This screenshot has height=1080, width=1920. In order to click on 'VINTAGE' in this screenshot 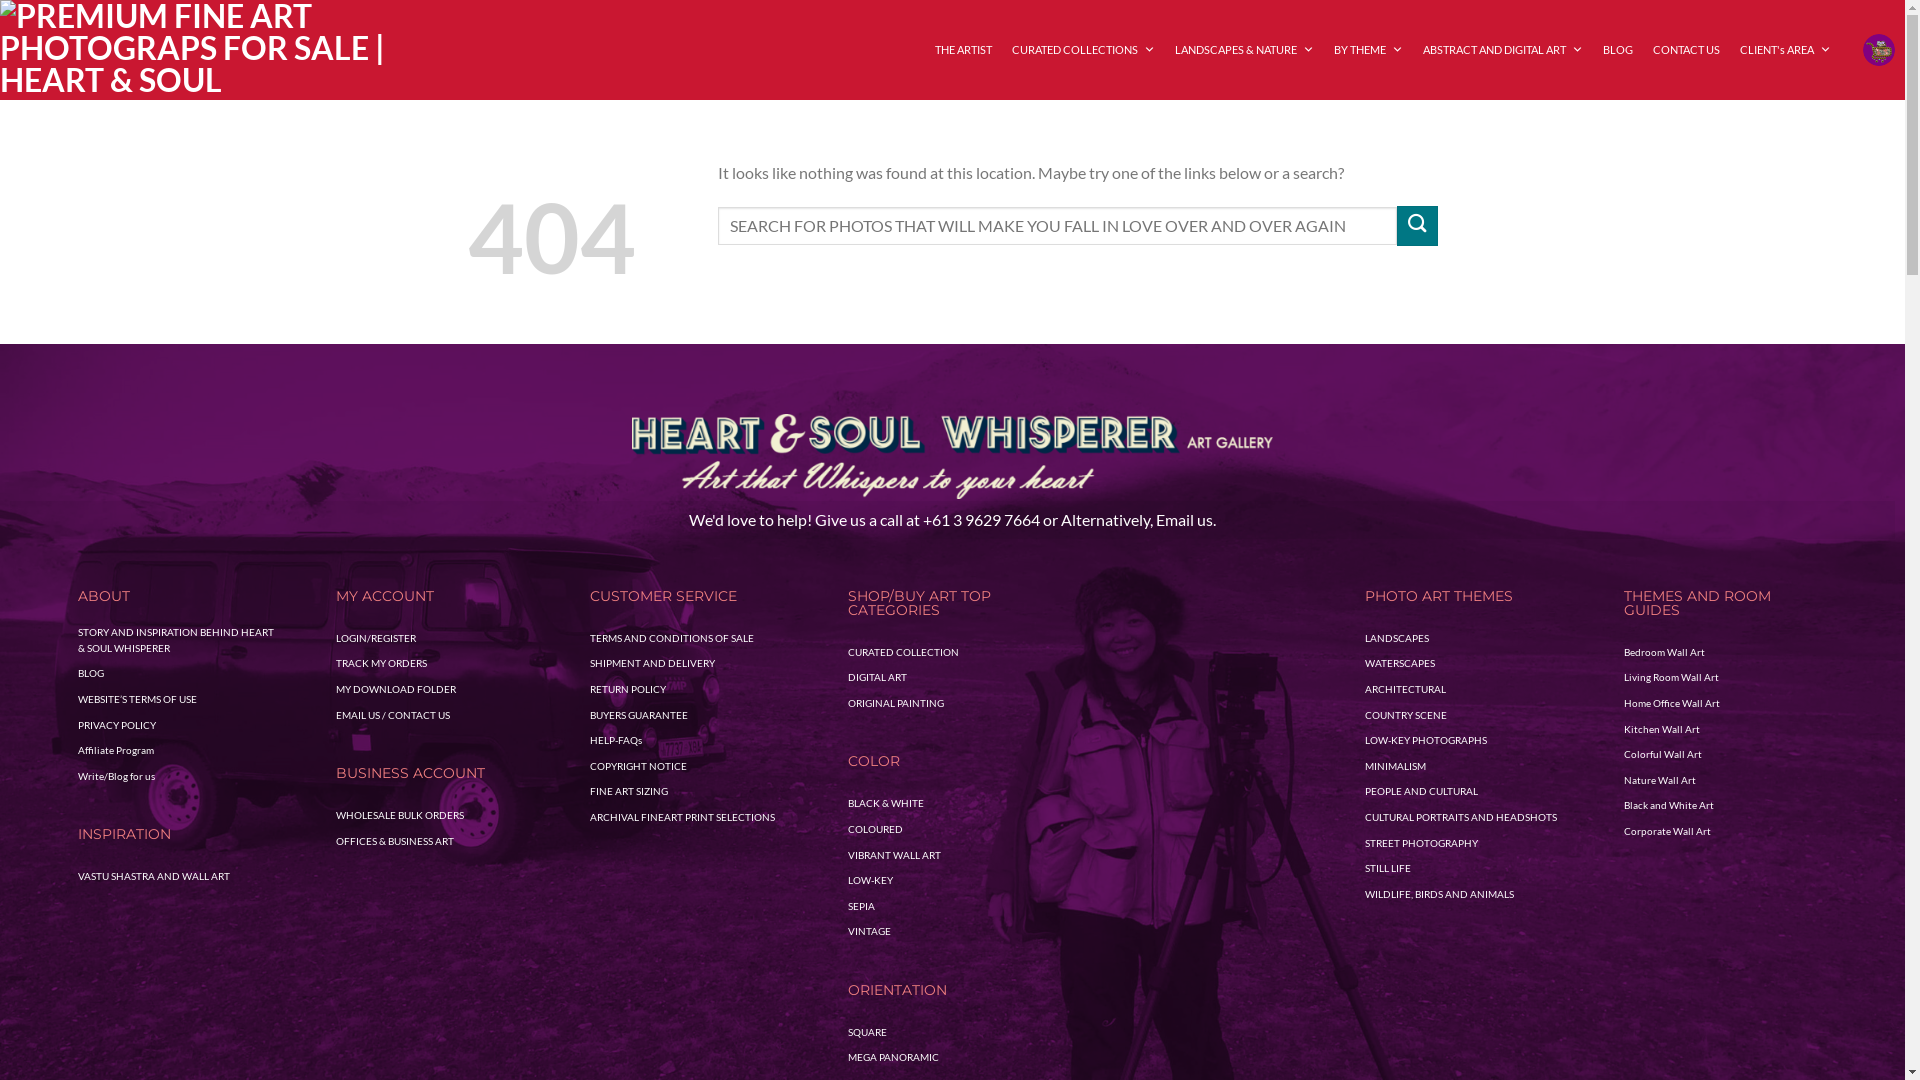, I will do `click(869, 930)`.